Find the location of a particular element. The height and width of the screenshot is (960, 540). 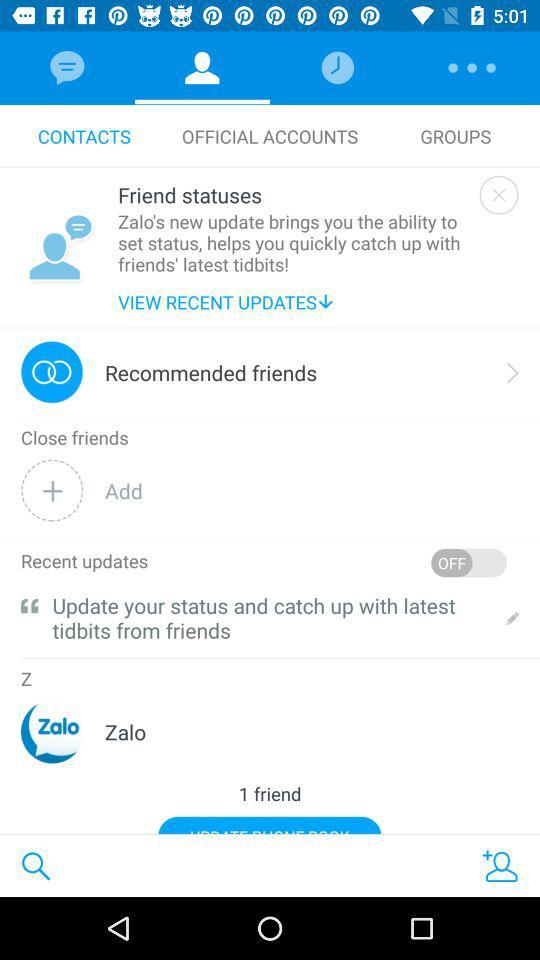

1 friend icon is located at coordinates (270, 793).